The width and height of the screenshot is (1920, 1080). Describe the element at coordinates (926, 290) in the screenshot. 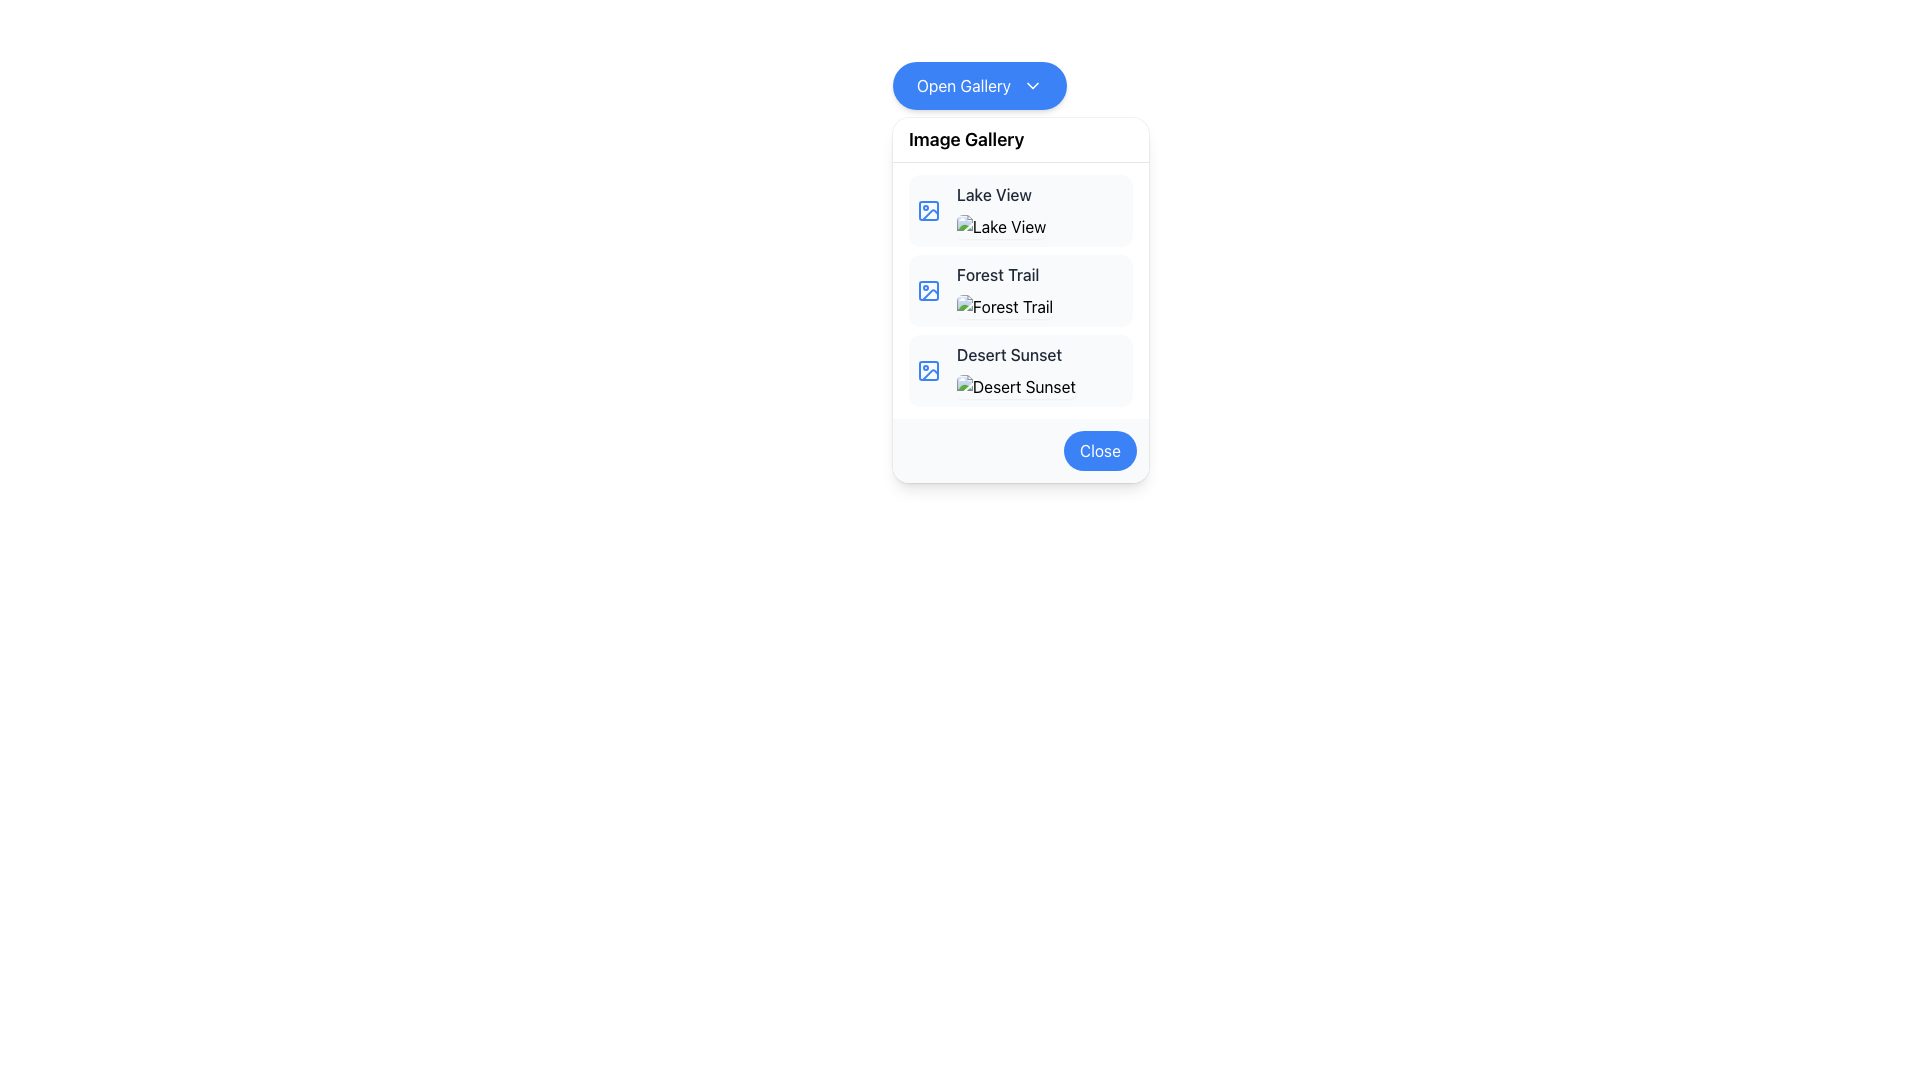

I see `the small square shape with rounded corners in the icon representing gallery content, located in the second row adjacent to 'Forest Trail'` at that location.